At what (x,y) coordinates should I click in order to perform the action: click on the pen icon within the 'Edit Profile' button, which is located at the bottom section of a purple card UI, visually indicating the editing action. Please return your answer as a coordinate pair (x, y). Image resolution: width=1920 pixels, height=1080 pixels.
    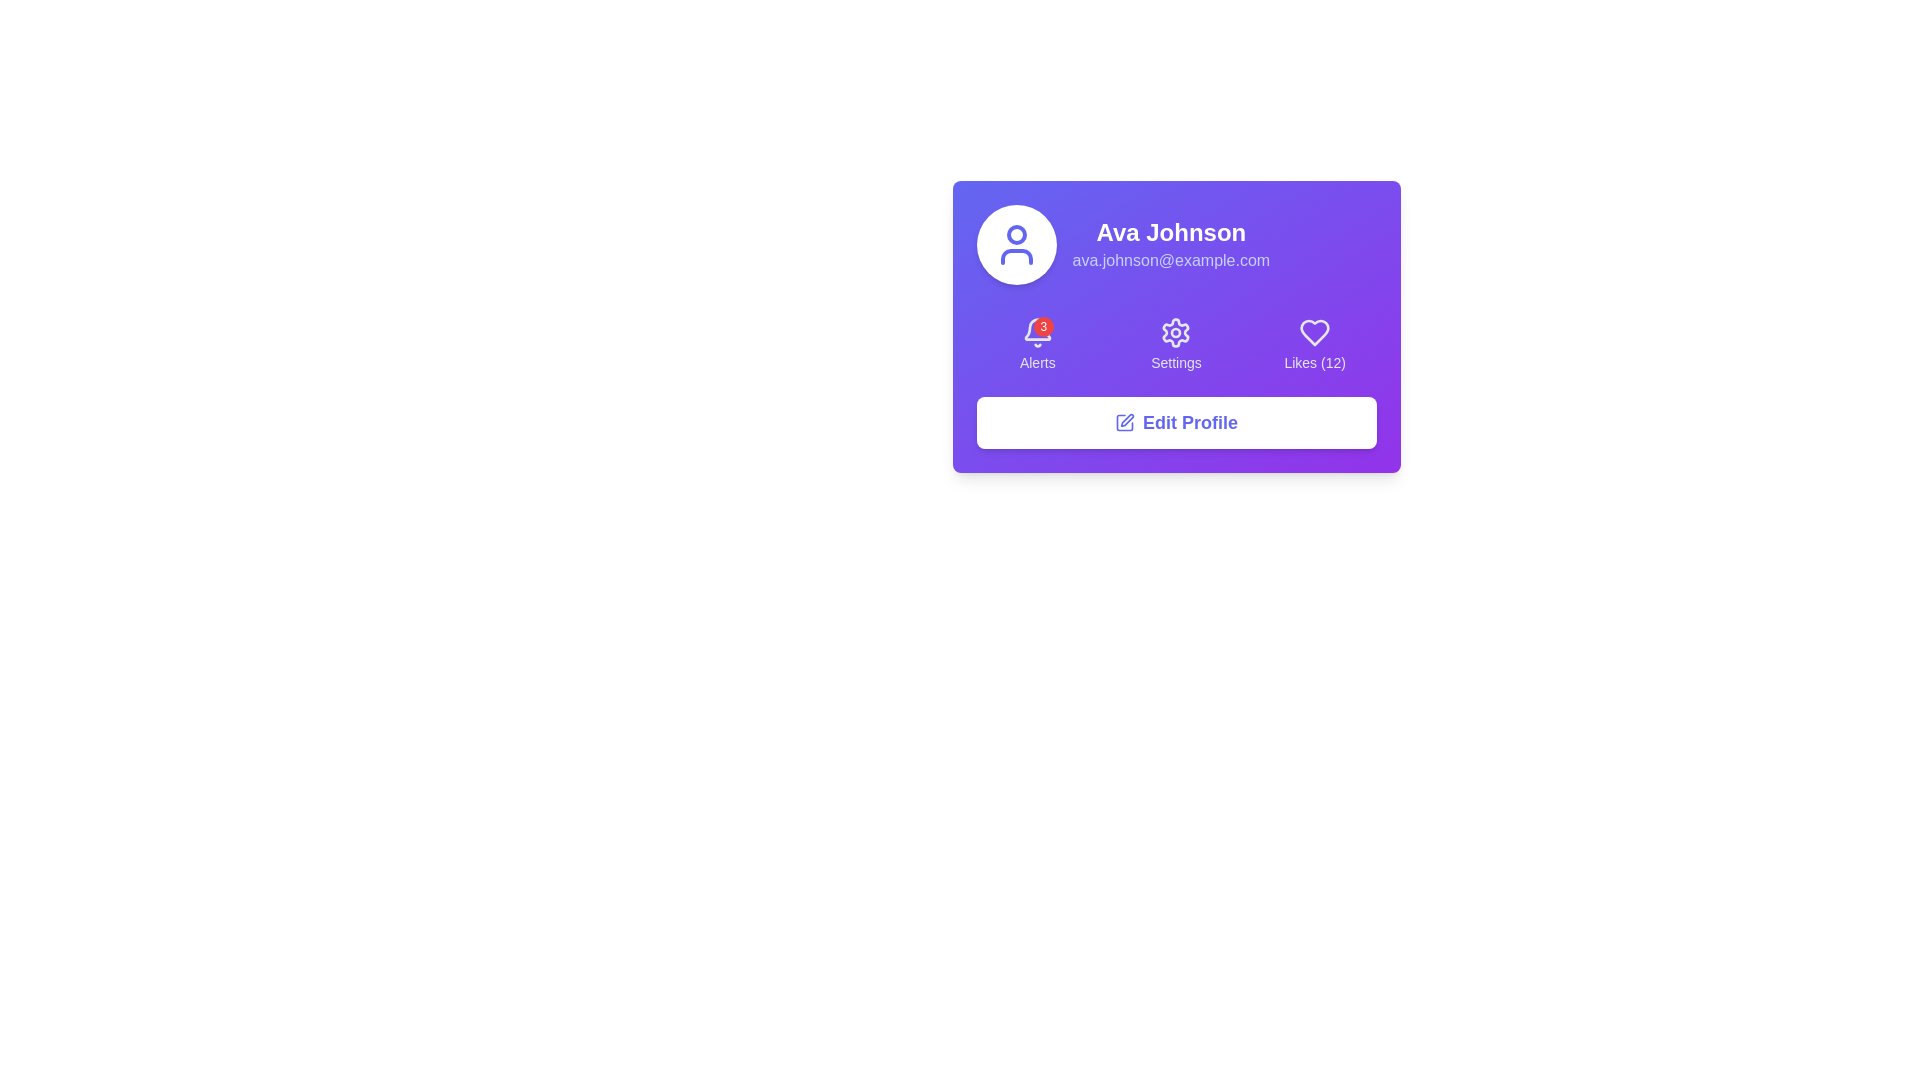
    Looking at the image, I should click on (1124, 422).